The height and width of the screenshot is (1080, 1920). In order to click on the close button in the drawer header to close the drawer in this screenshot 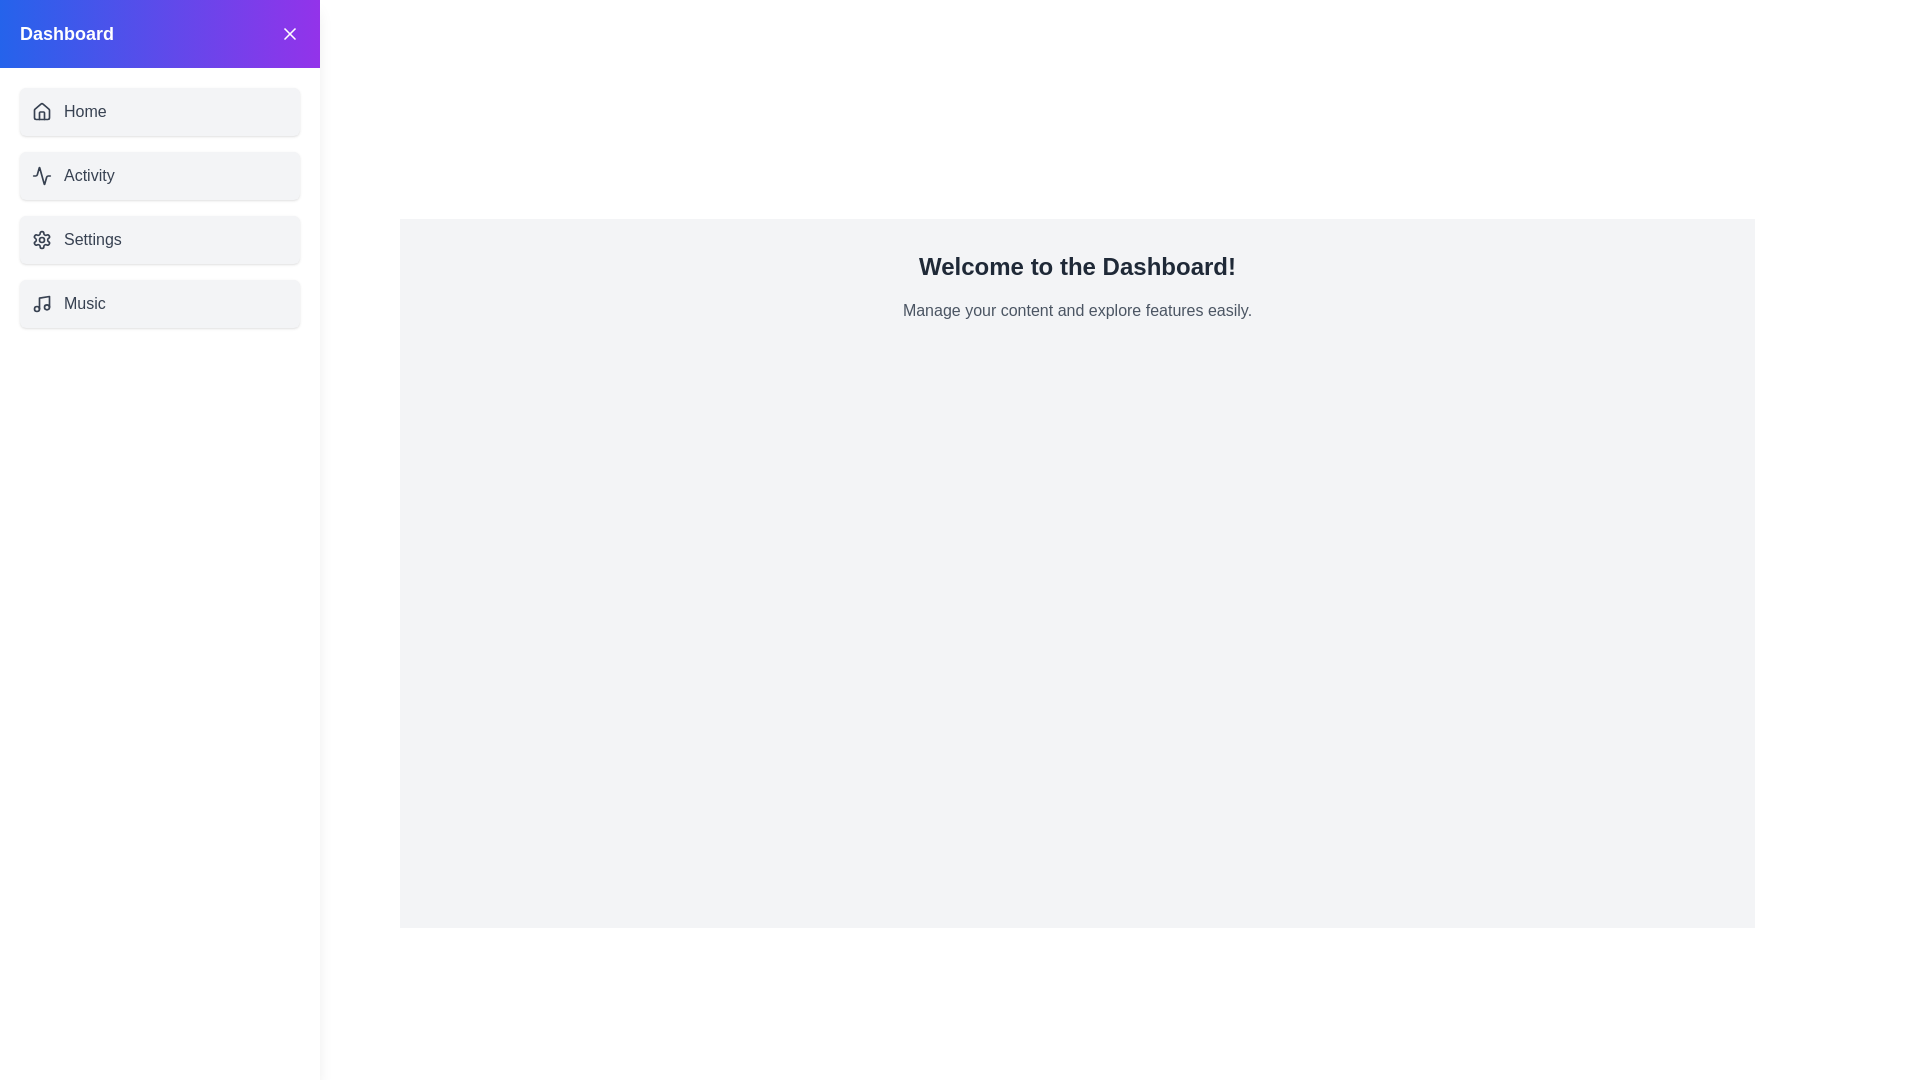, I will do `click(288, 34)`.